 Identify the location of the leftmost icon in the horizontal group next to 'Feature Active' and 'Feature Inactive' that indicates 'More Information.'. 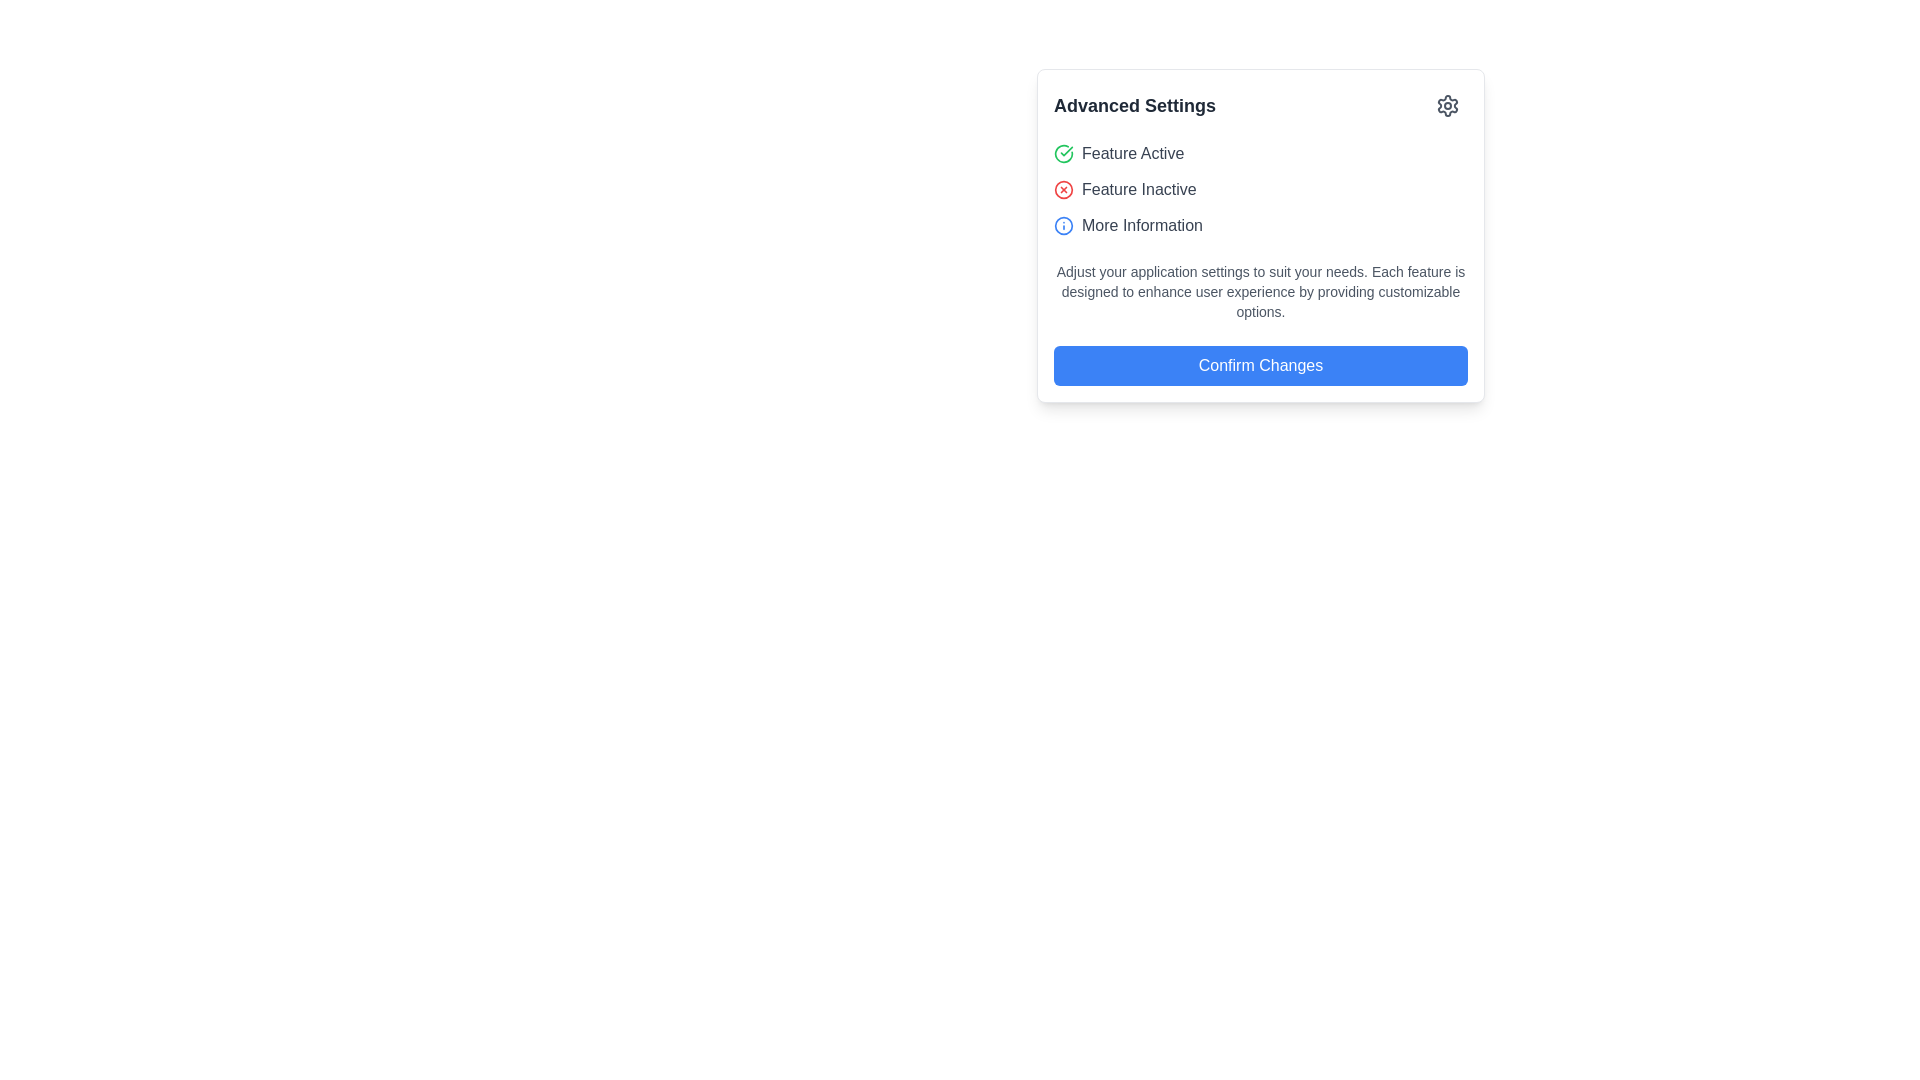
(1063, 225).